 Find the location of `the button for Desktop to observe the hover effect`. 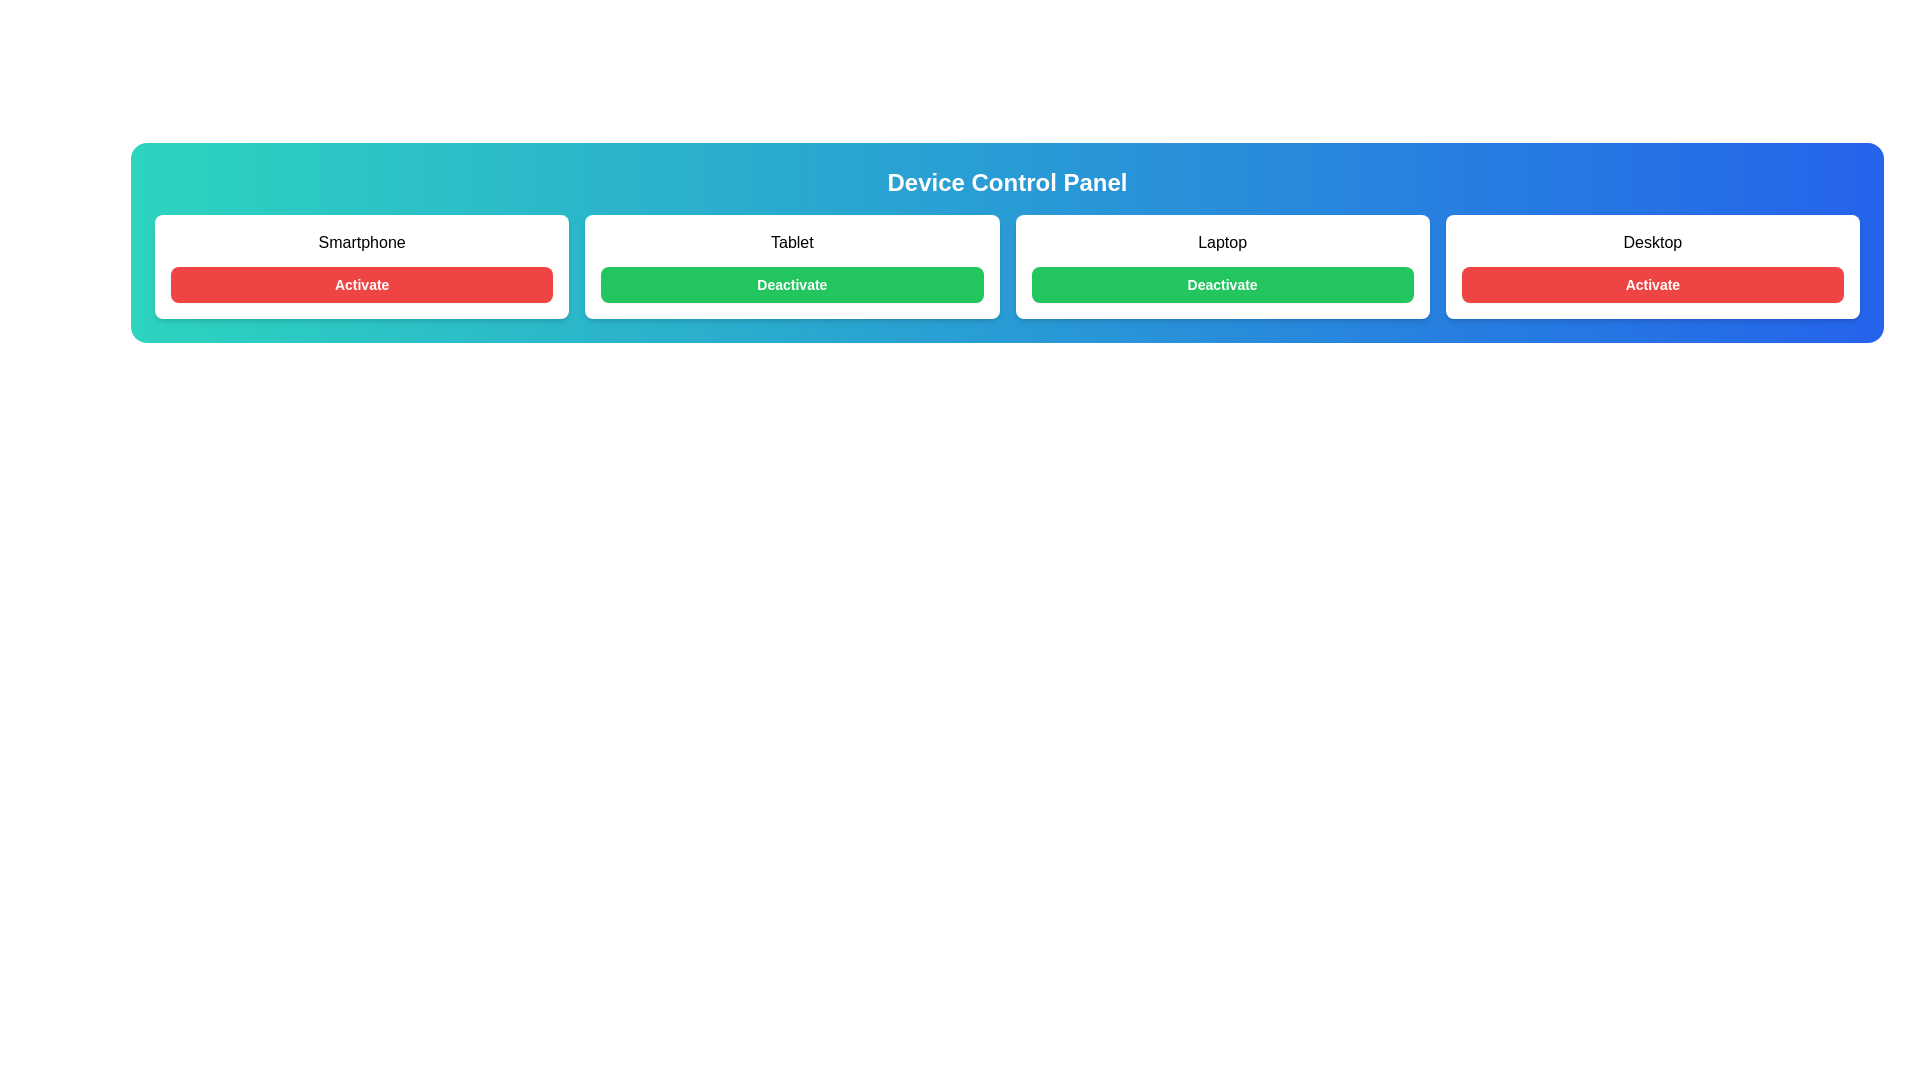

the button for Desktop to observe the hover effect is located at coordinates (1651, 285).